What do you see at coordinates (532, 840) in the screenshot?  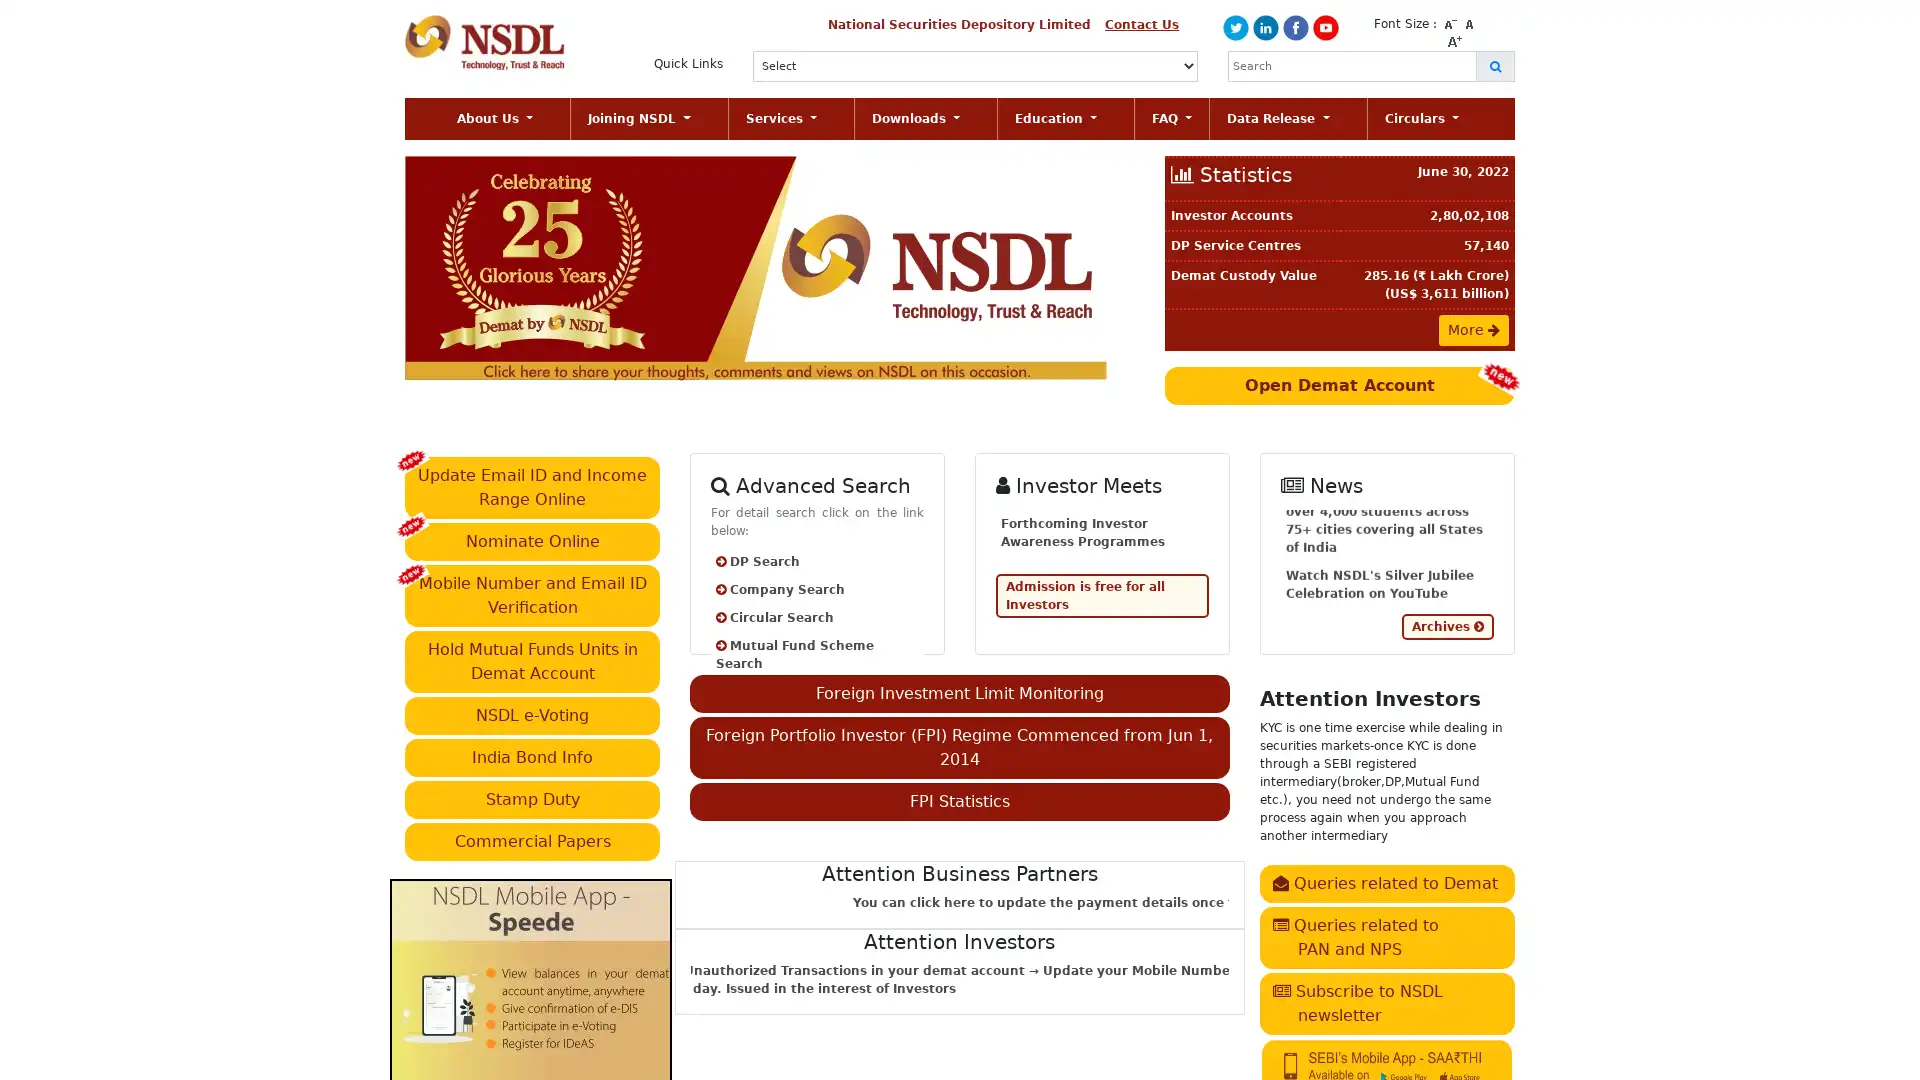 I see `Commercial Papers` at bounding box center [532, 840].